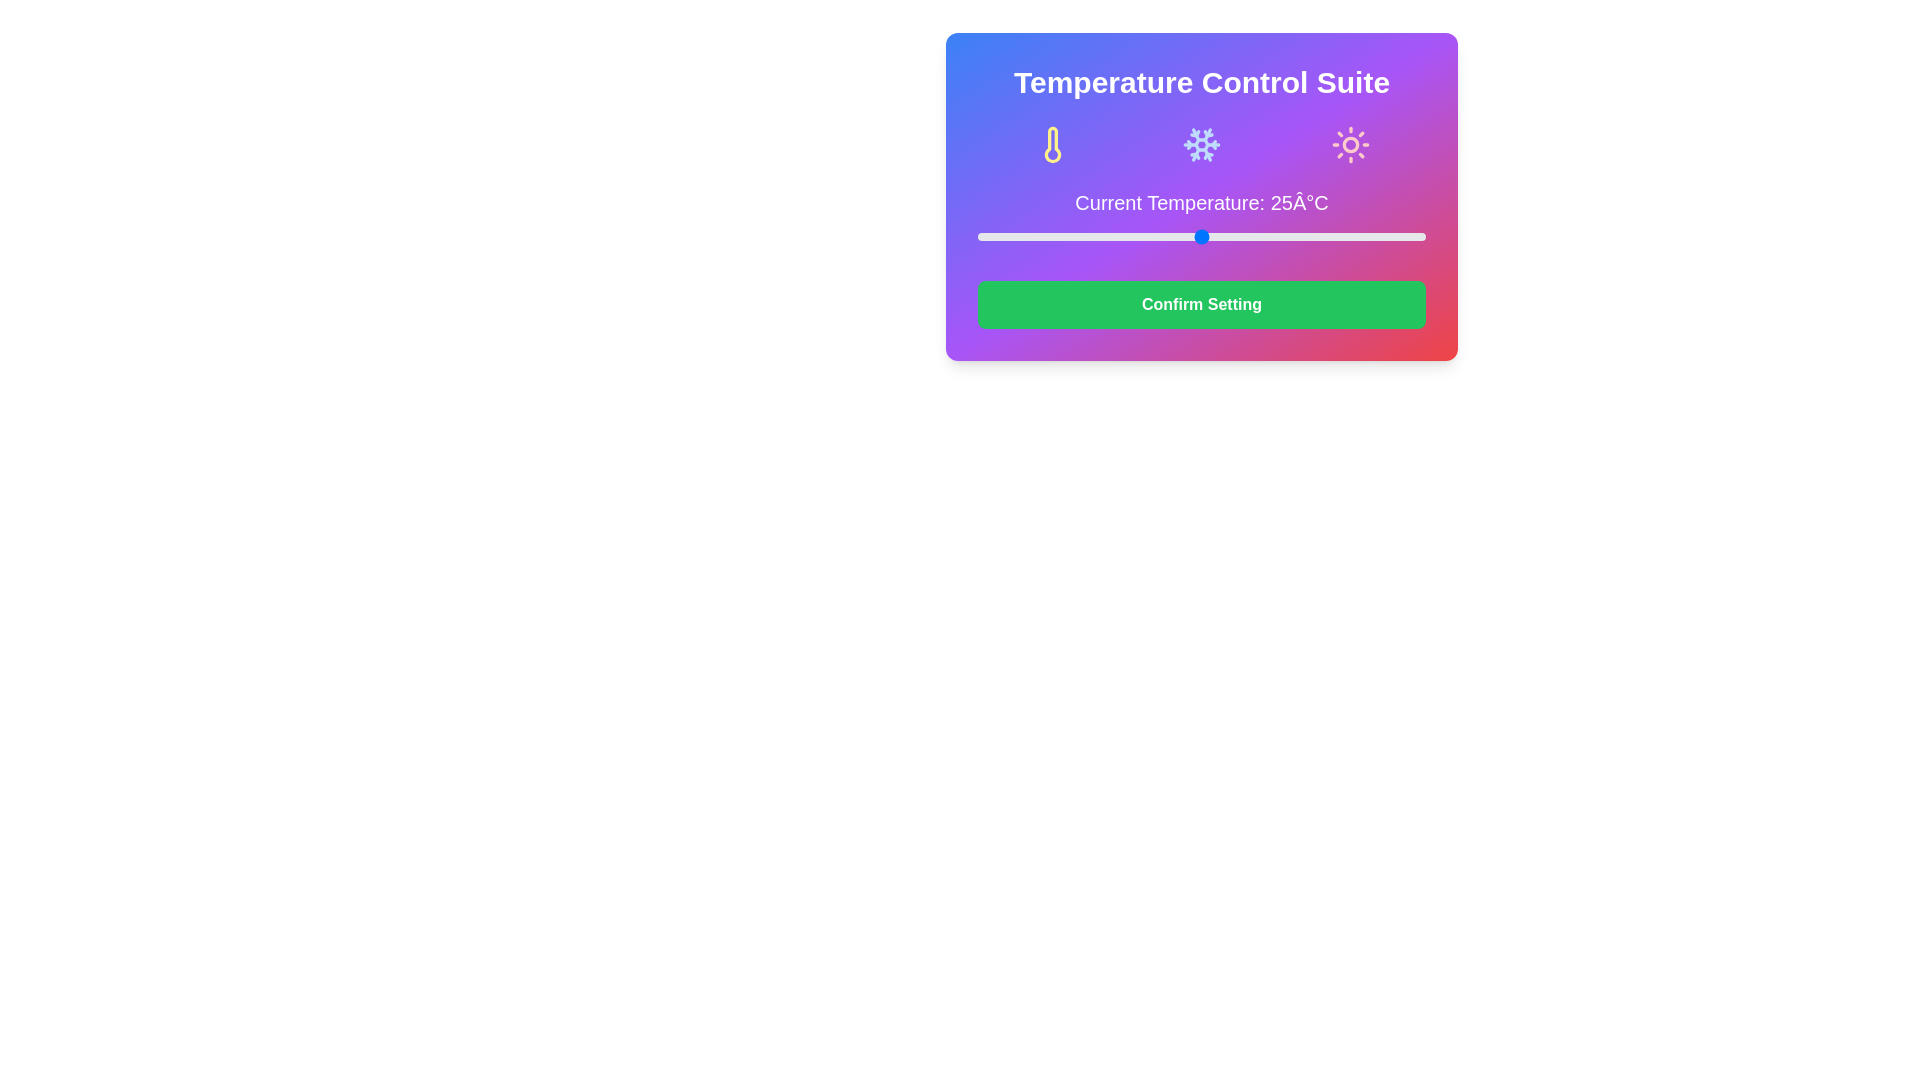 The image size is (1920, 1080). Describe the element at coordinates (995, 235) in the screenshot. I see `the slider to set the temperature to 2°C` at that location.